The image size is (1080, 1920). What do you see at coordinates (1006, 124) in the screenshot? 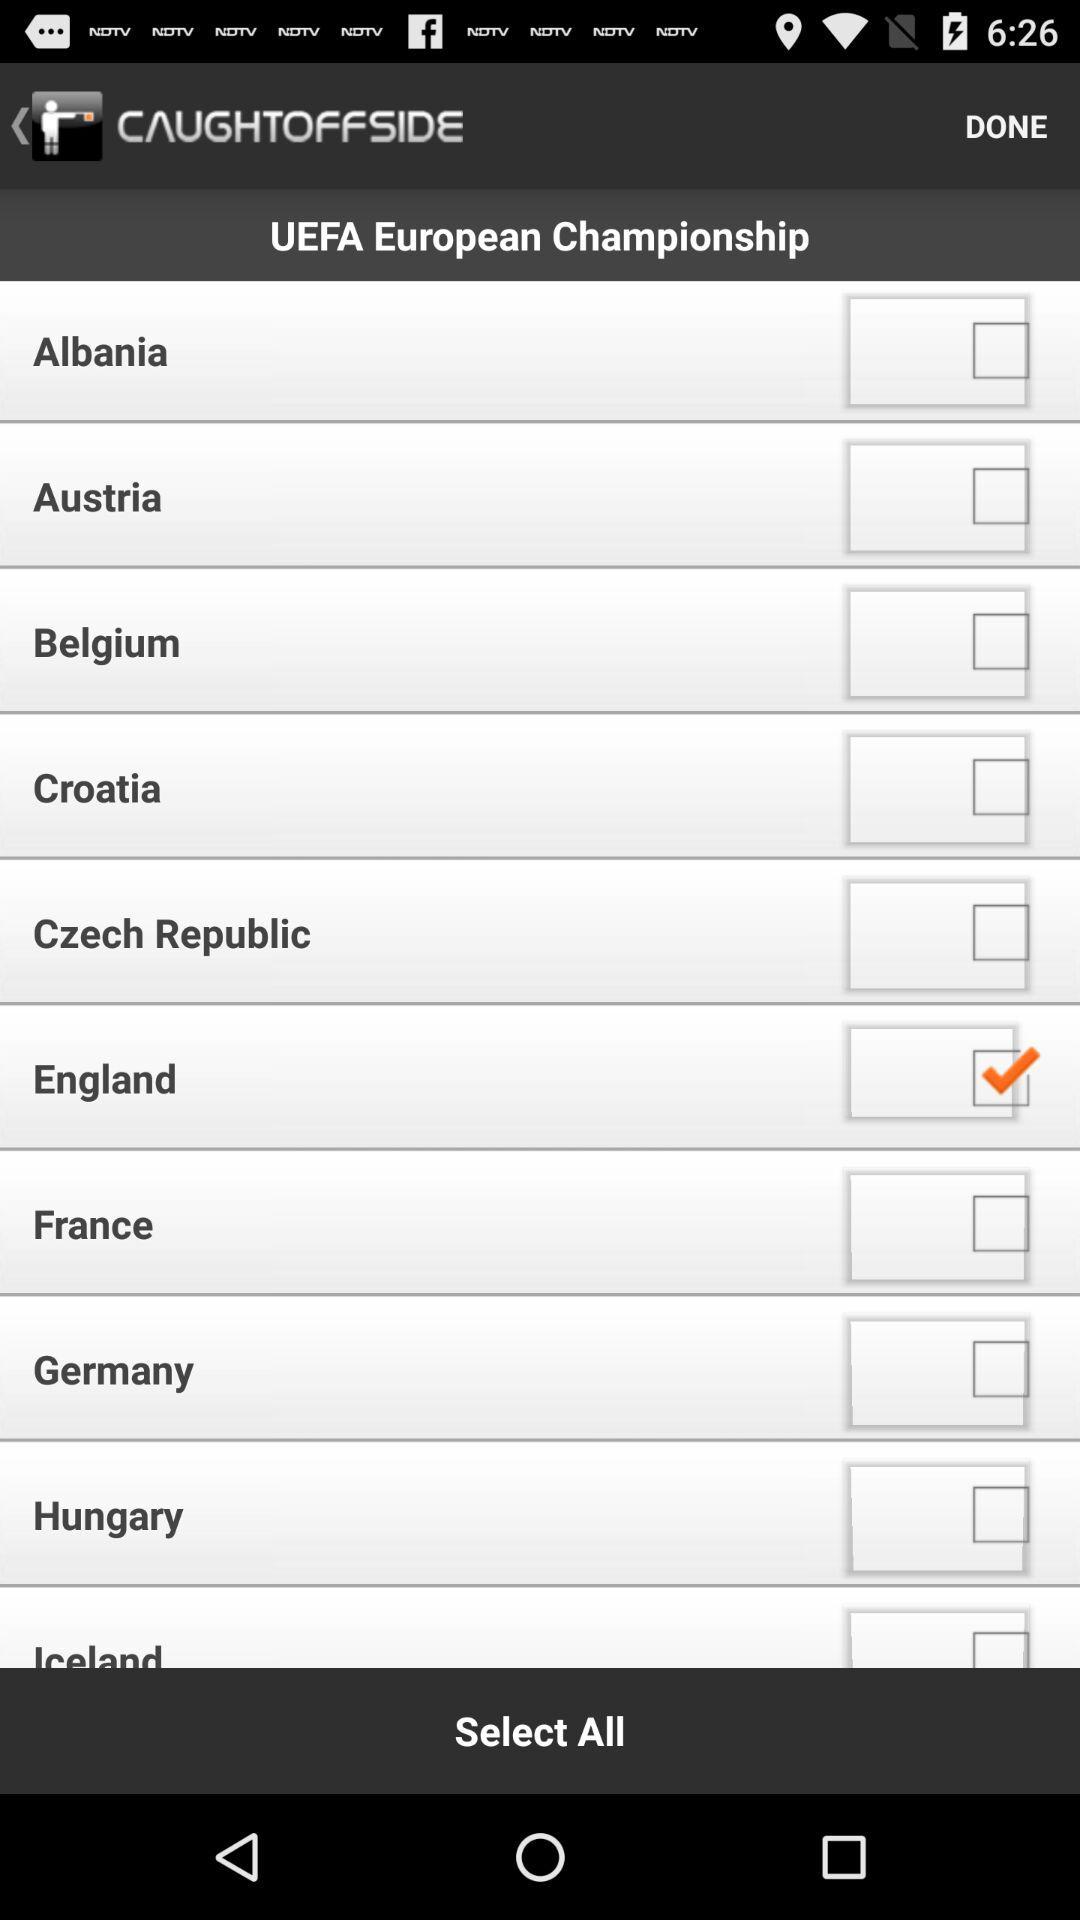
I see `done item` at bounding box center [1006, 124].